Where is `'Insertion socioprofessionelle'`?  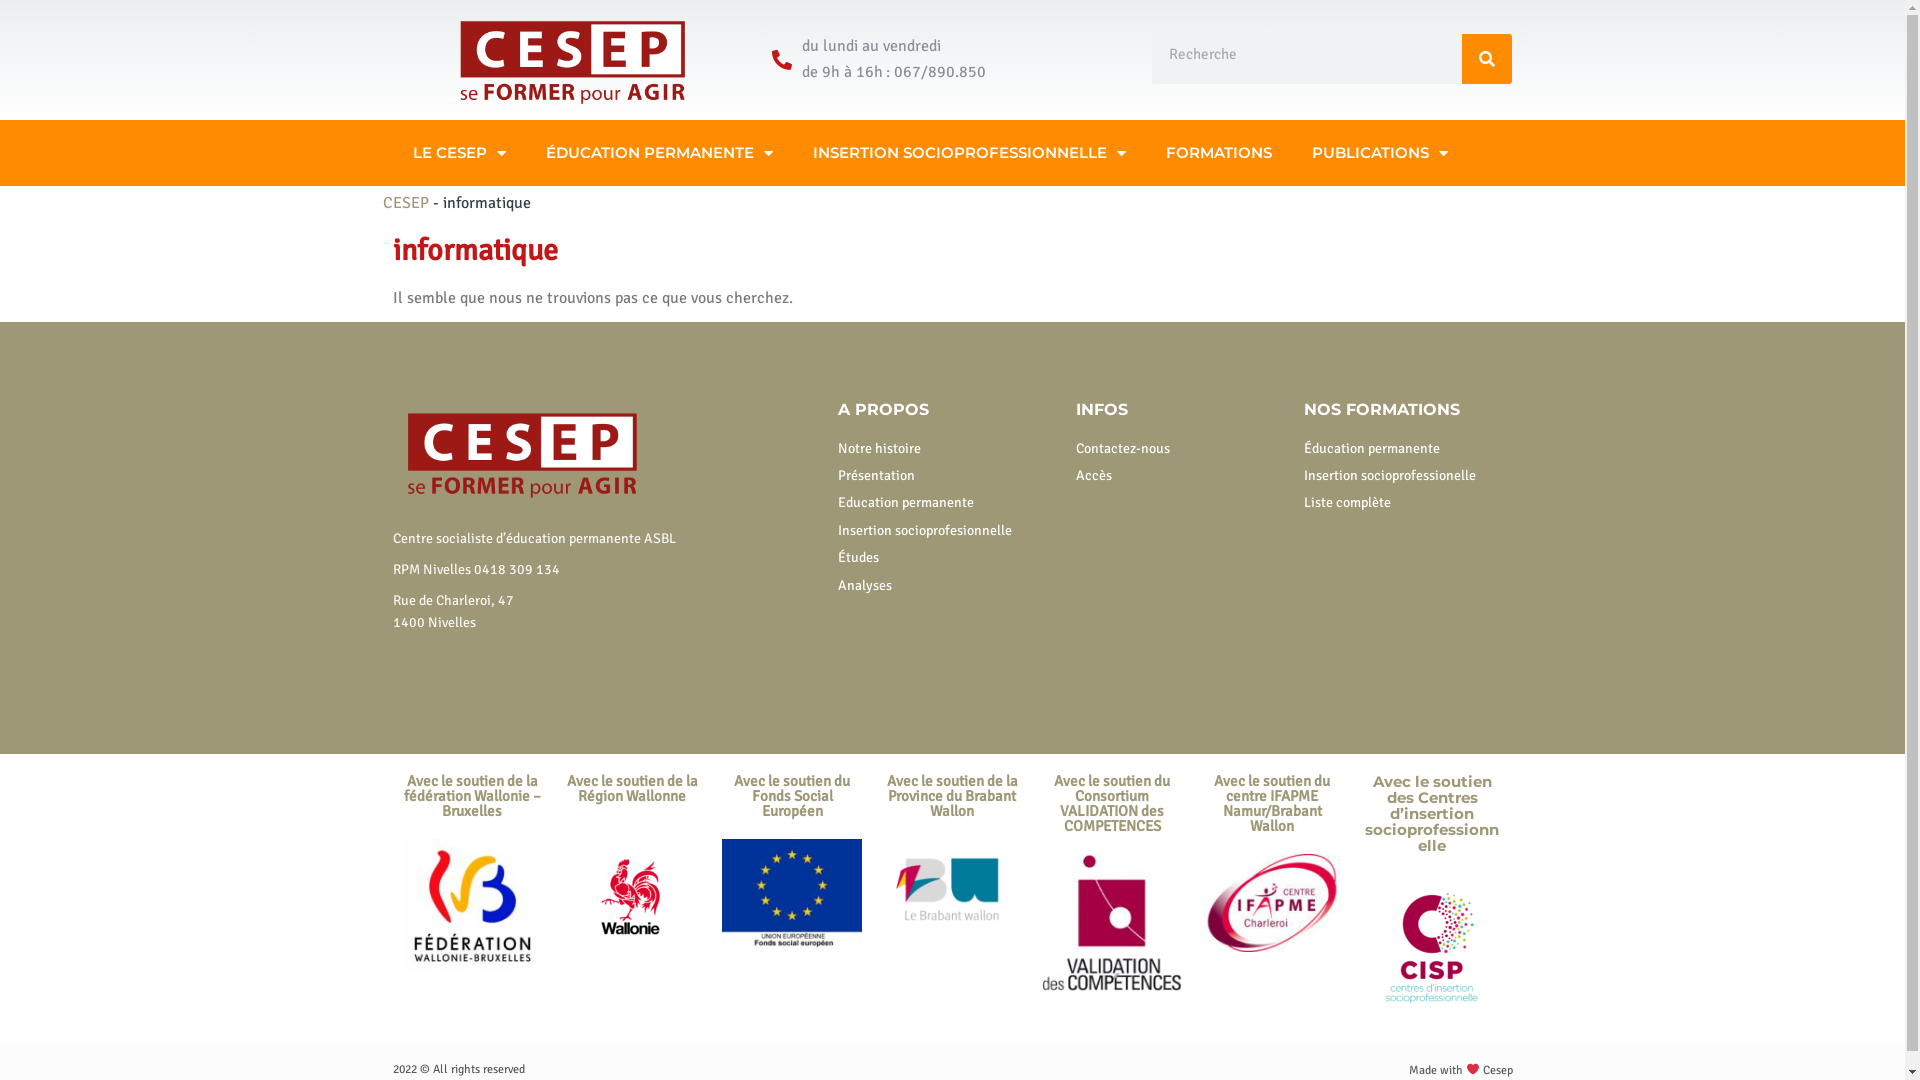
'Insertion socioprofessionelle' is located at coordinates (1304, 475).